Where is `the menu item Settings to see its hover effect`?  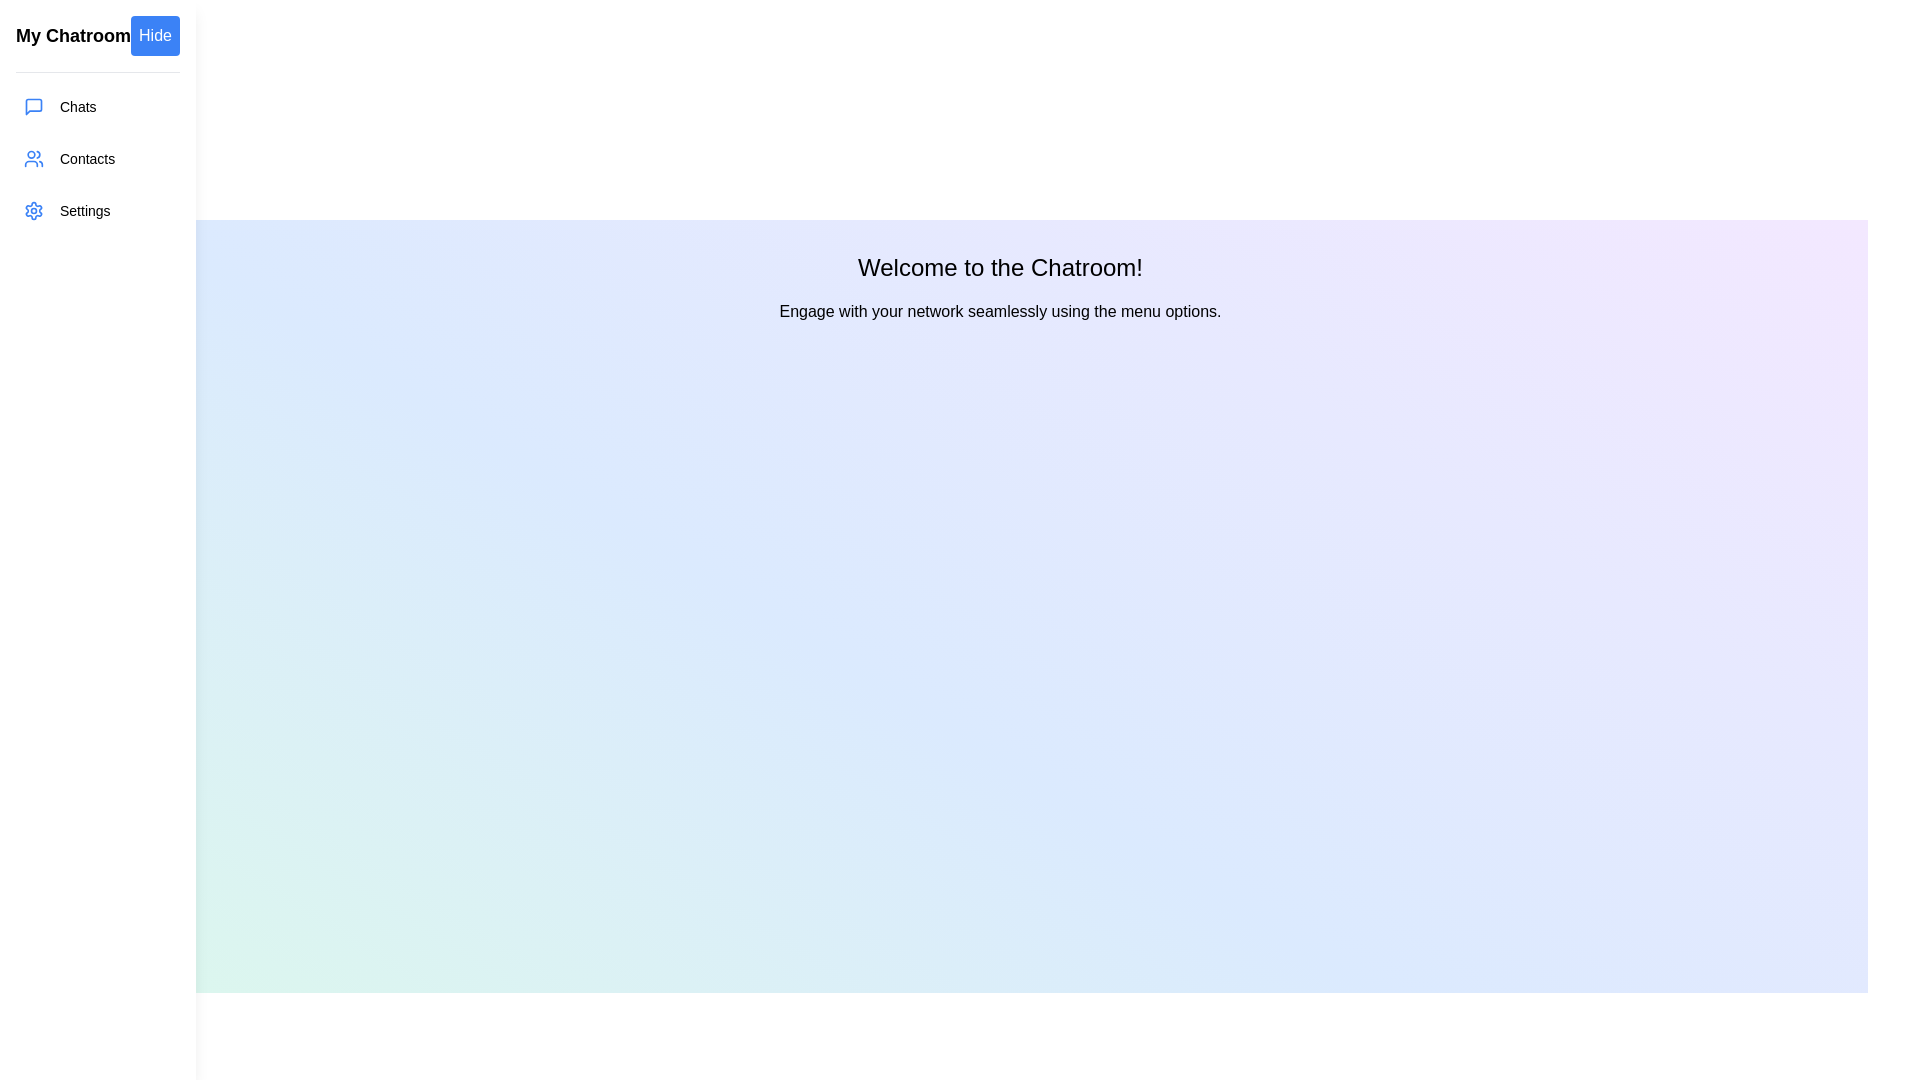 the menu item Settings to see its hover effect is located at coordinates (96, 211).